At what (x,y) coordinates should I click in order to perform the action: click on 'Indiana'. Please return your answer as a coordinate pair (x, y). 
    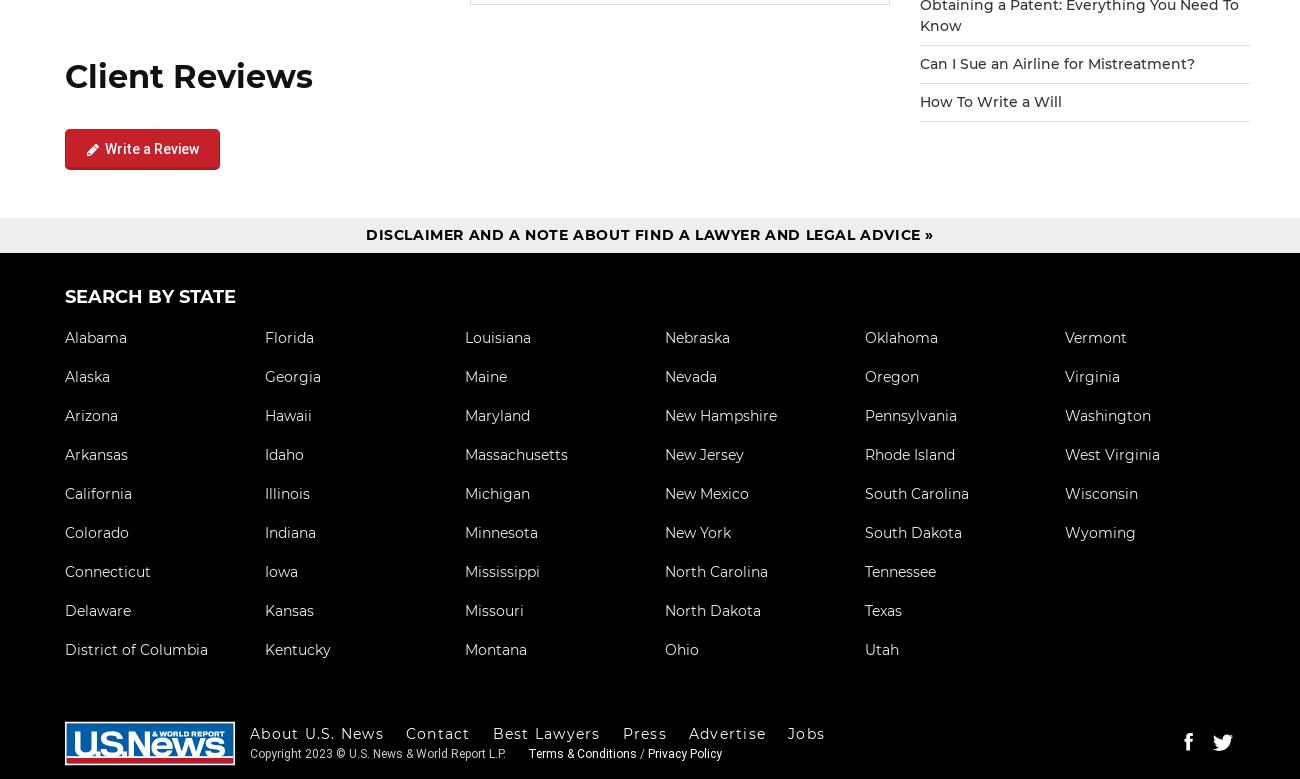
    Looking at the image, I should click on (290, 531).